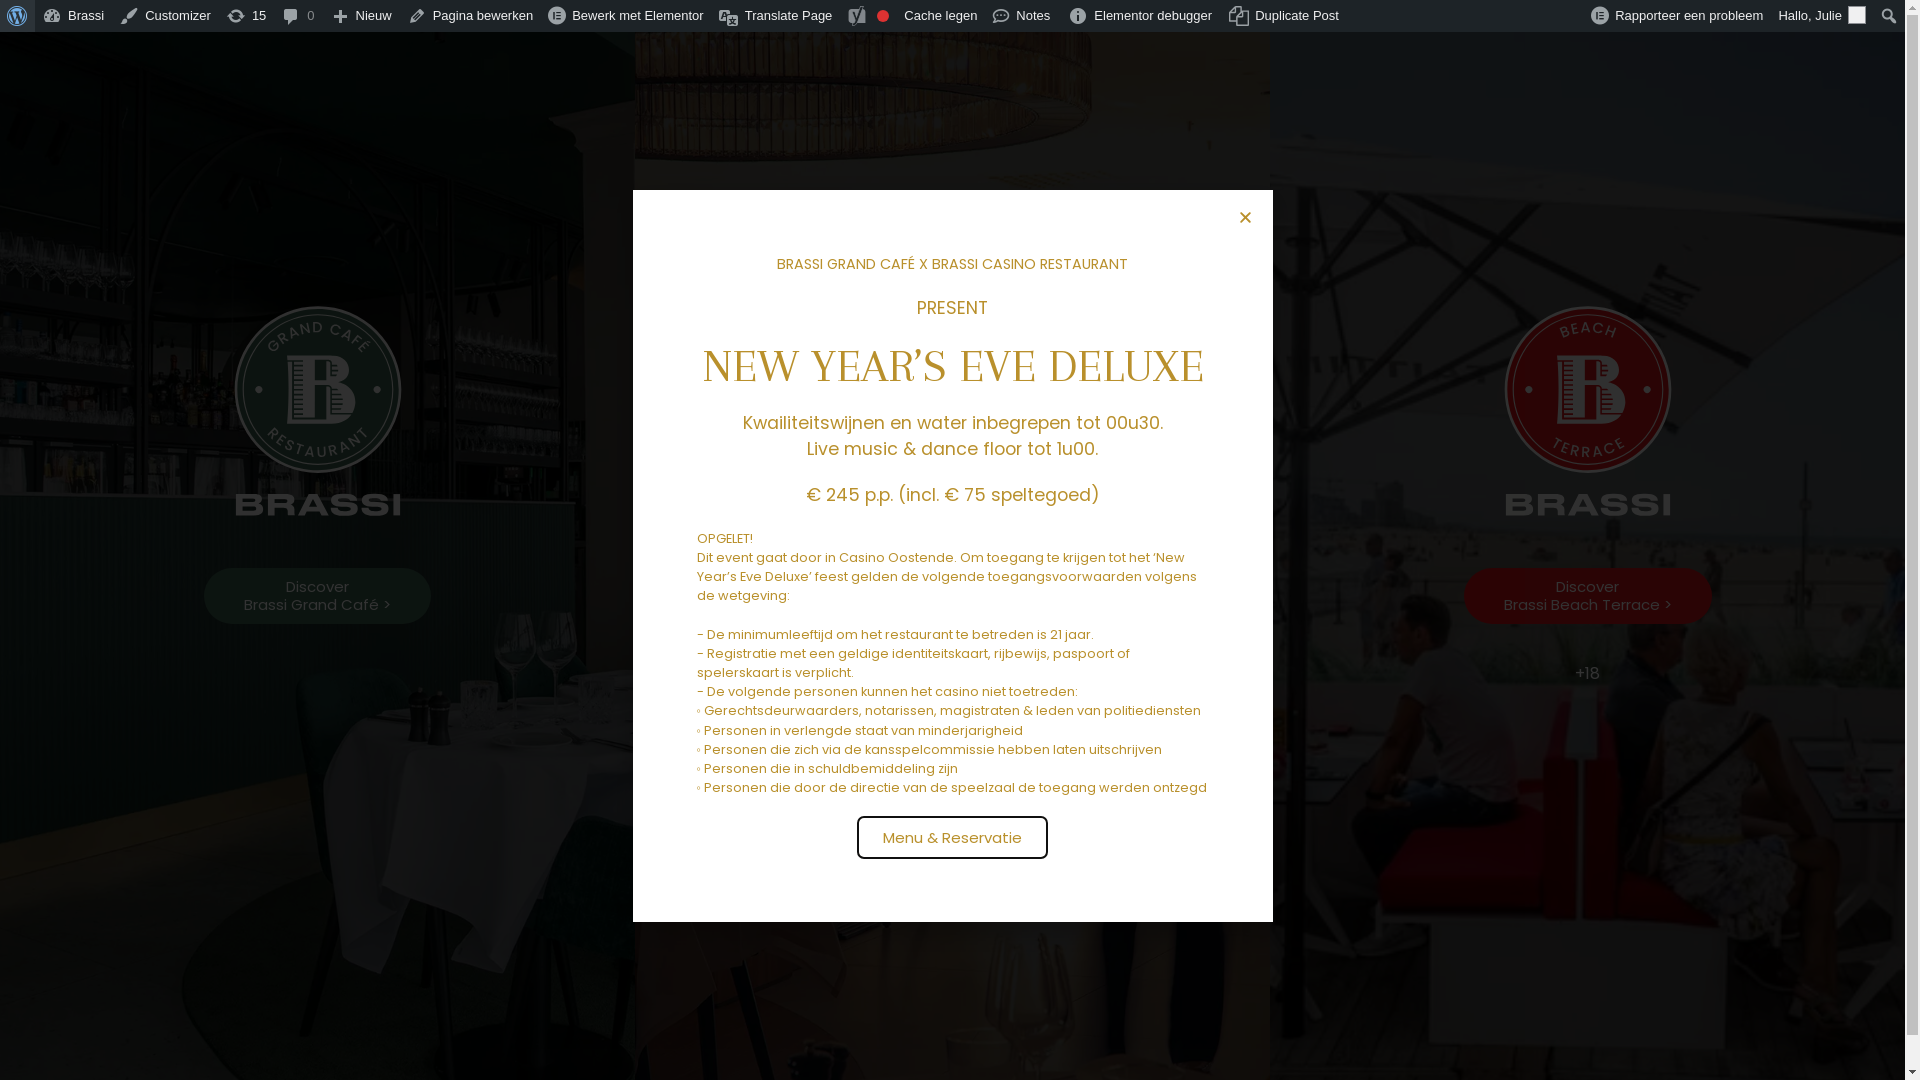  Describe the element at coordinates (296, 15) in the screenshot. I see `'0'` at that location.